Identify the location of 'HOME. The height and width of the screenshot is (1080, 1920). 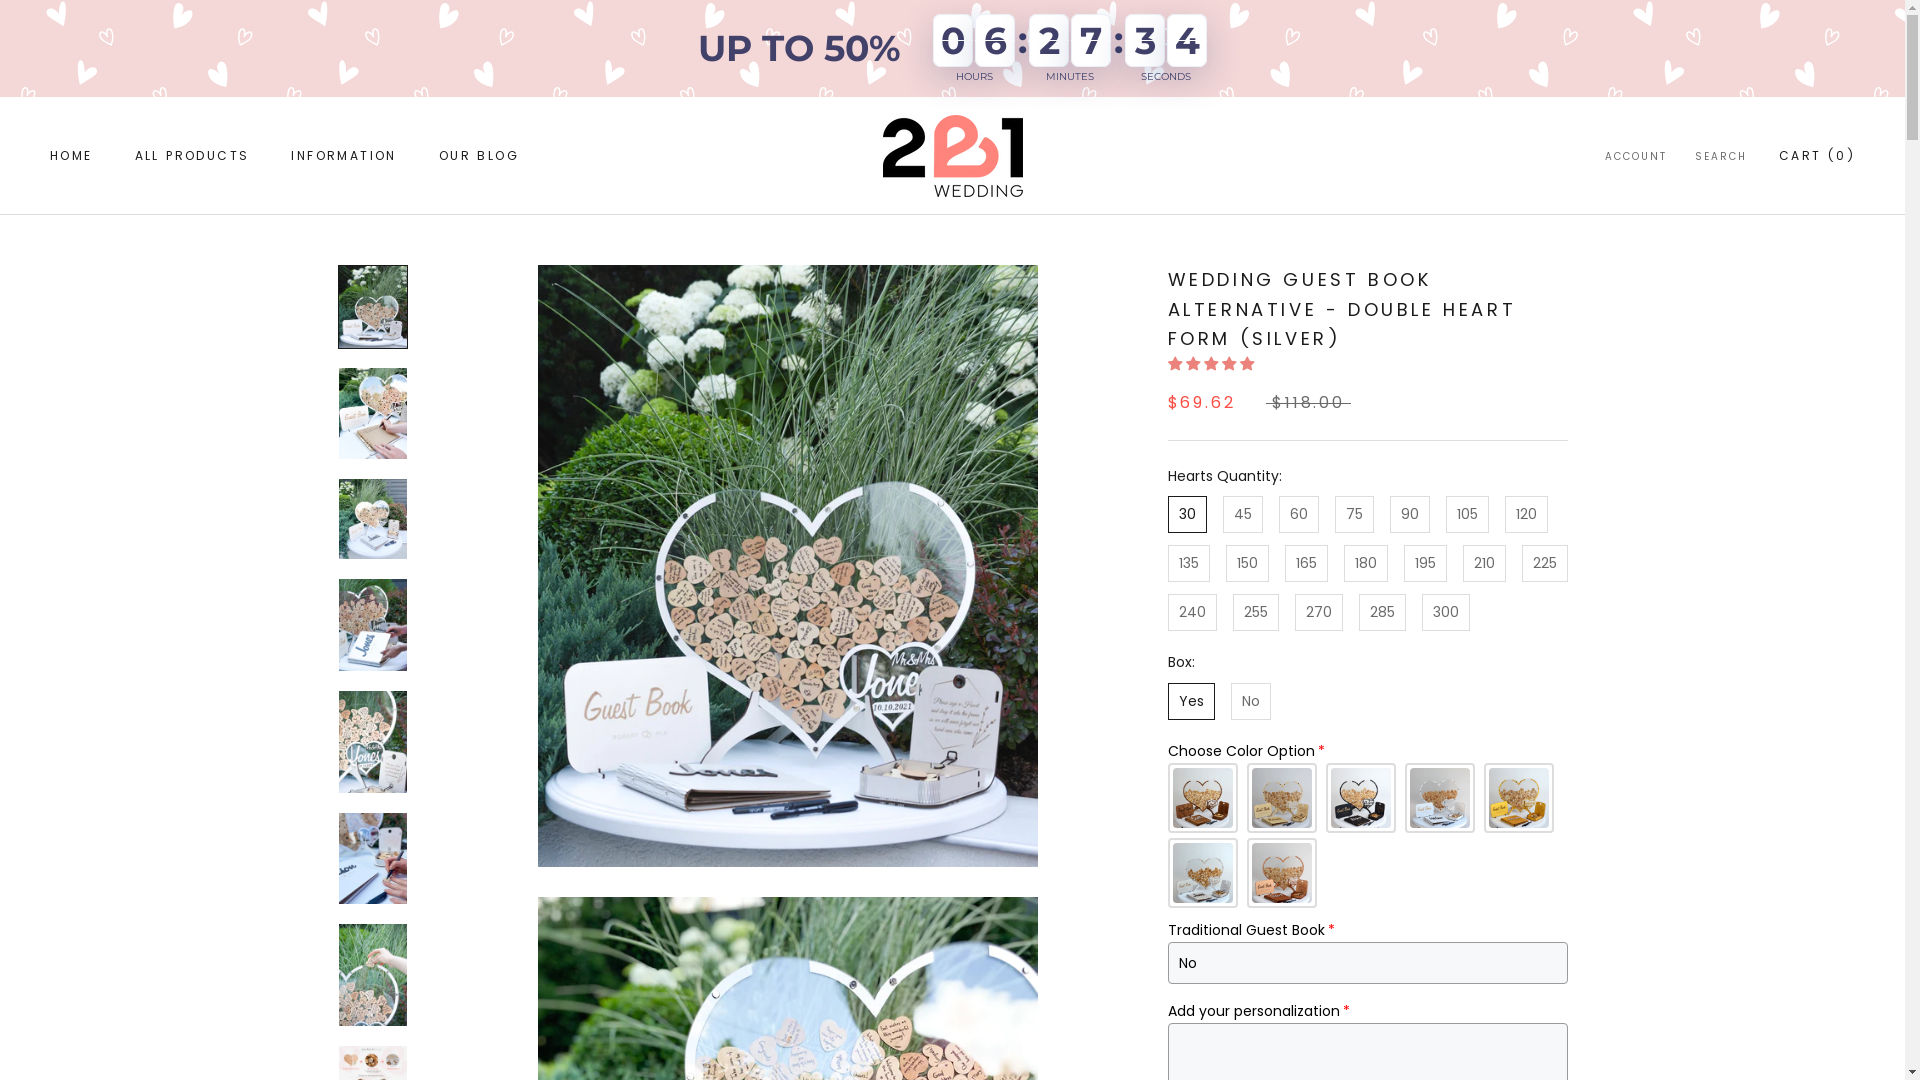
(71, 154).